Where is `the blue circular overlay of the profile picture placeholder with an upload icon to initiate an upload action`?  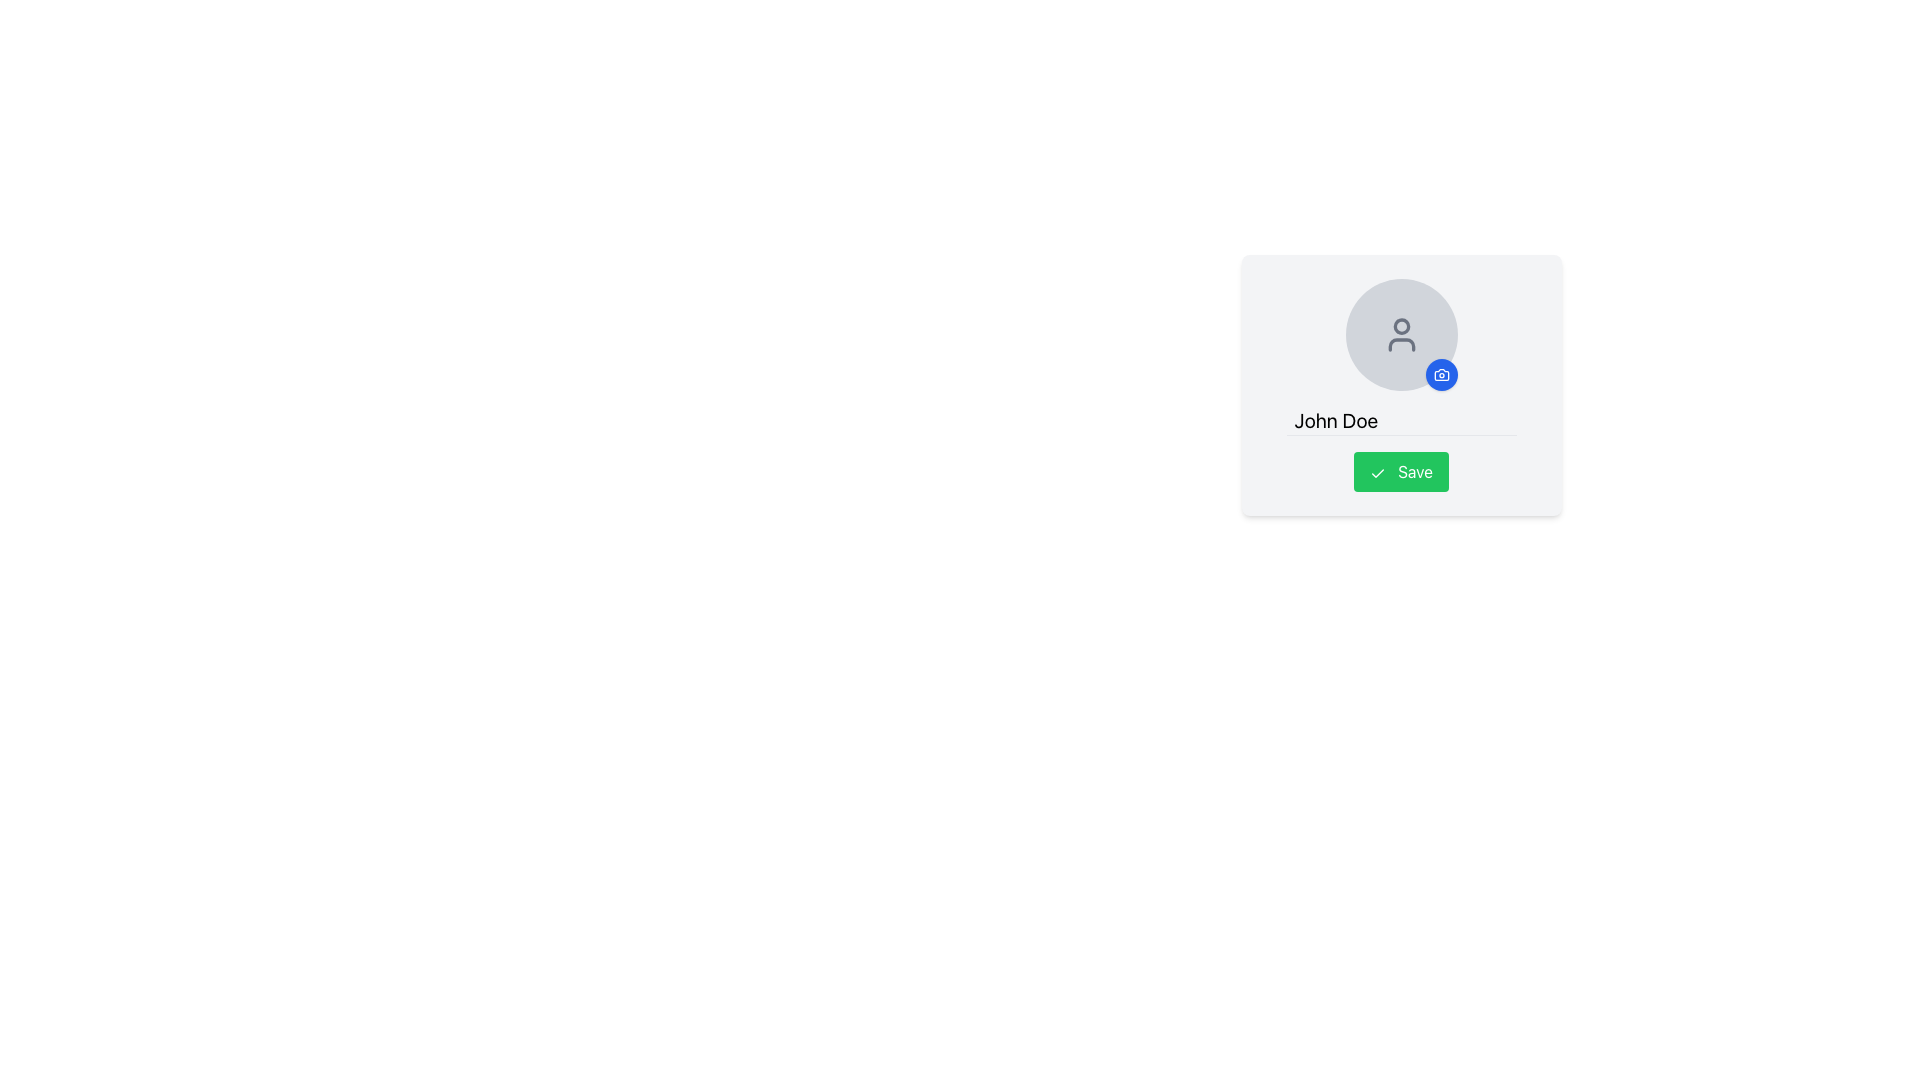
the blue circular overlay of the profile picture placeholder with an upload icon to initiate an upload action is located at coordinates (1400, 334).